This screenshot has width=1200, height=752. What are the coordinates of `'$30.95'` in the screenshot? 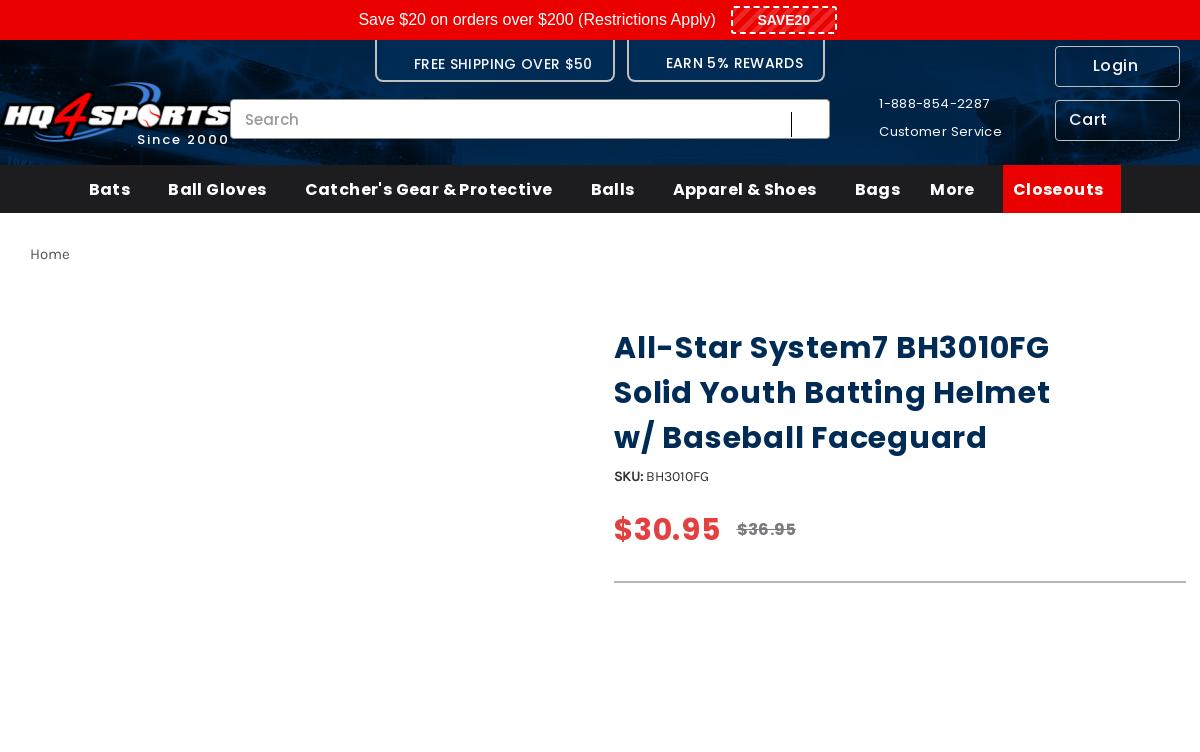 It's located at (666, 529).